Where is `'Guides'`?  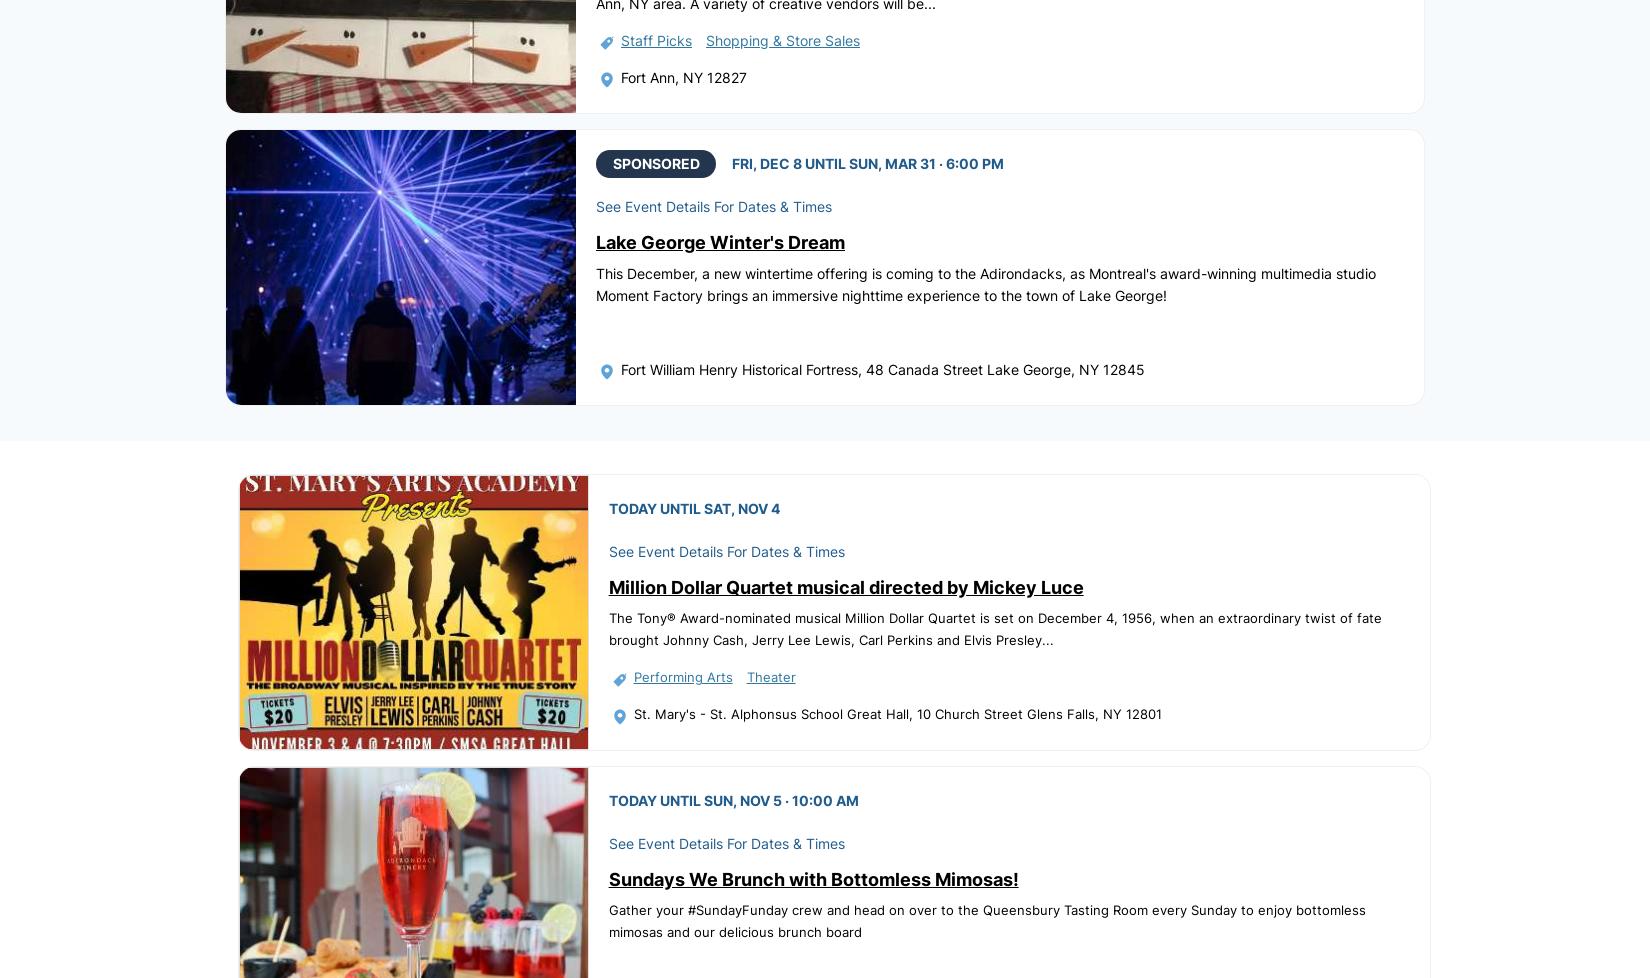 'Guides' is located at coordinates (963, 411).